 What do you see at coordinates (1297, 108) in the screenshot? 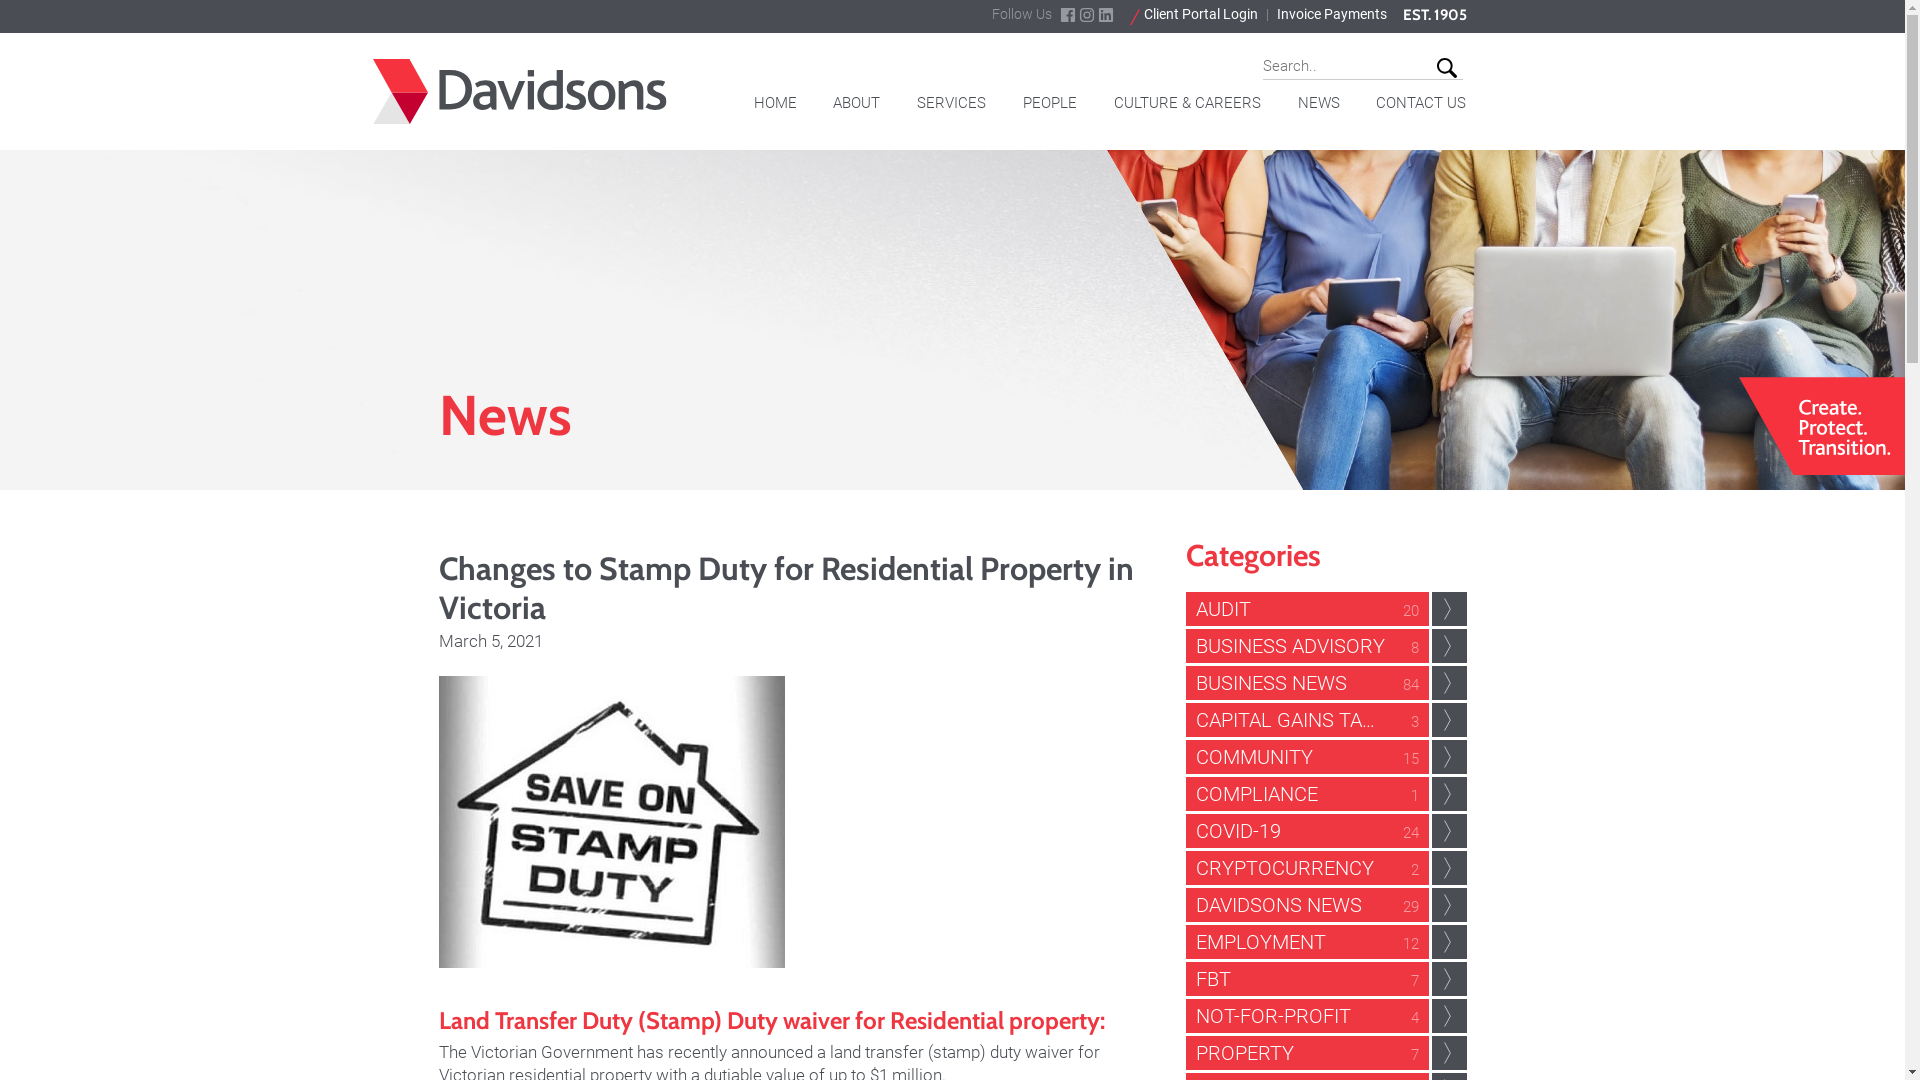
I see `'NEWS'` at bounding box center [1297, 108].